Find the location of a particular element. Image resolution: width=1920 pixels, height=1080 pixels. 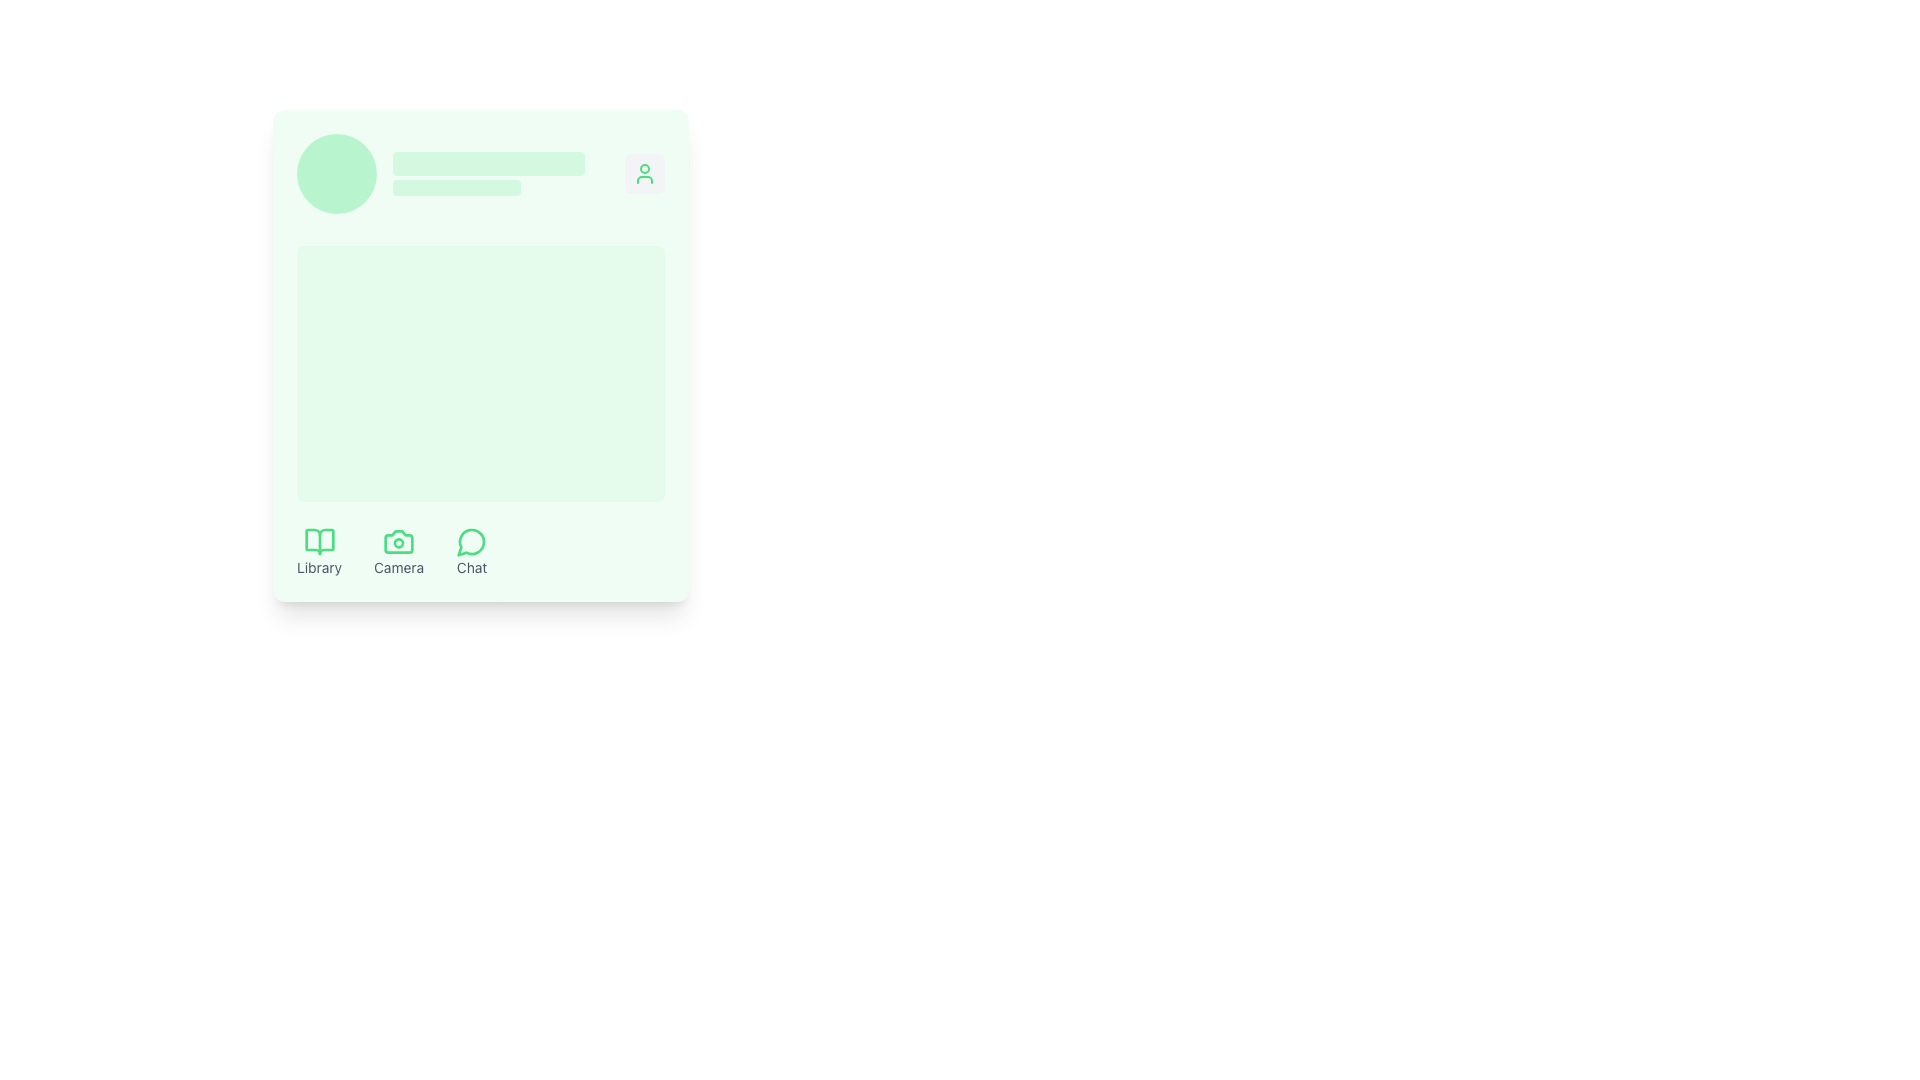

animation effect of the animated placeholder or loader component, which consists of two vertically stacked green rectangles with rounded corners, located in the upper section of the interface is located at coordinates (489, 172).